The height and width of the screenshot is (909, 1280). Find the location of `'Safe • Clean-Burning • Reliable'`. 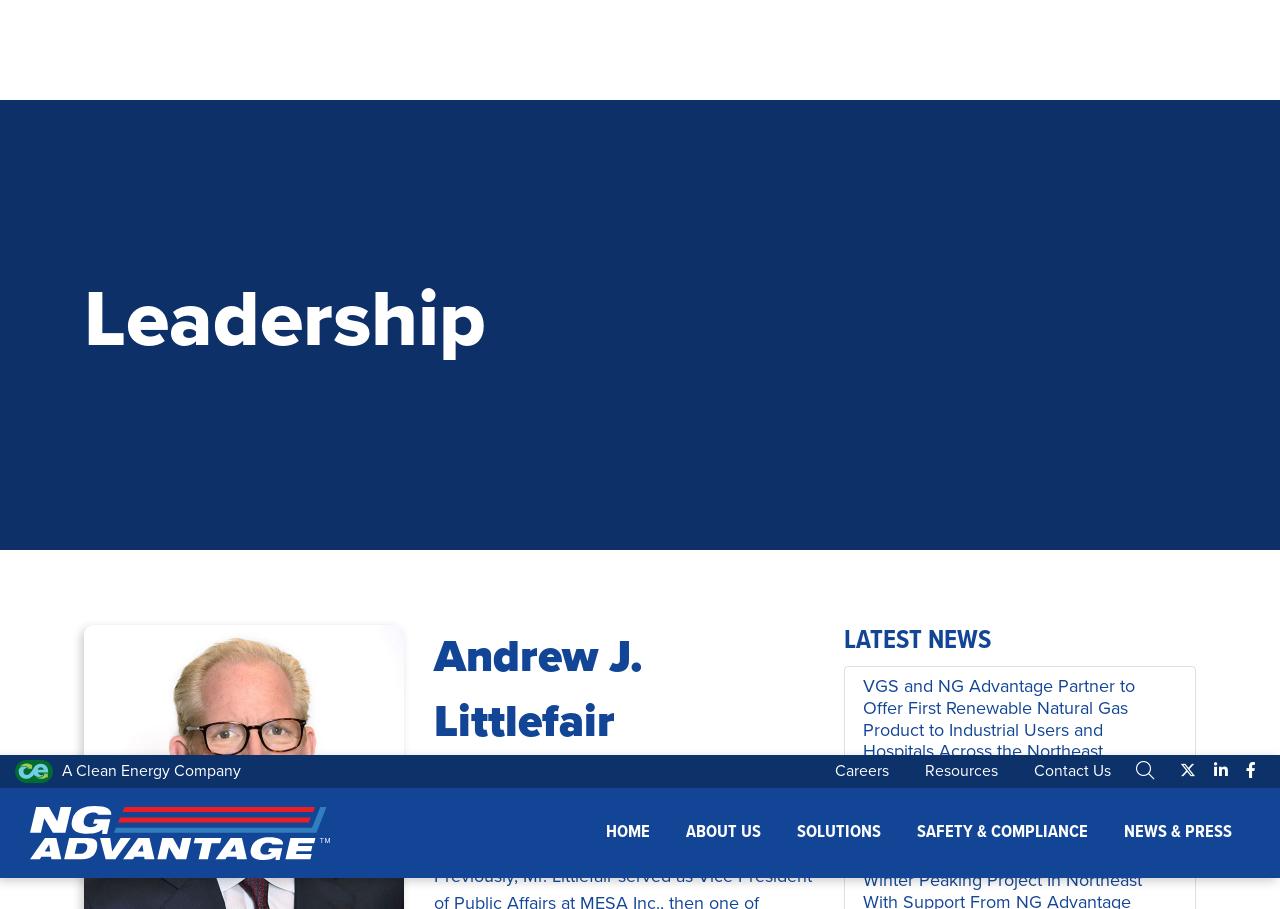

'Safe • Clean-Burning • Reliable' is located at coordinates (640, 690).